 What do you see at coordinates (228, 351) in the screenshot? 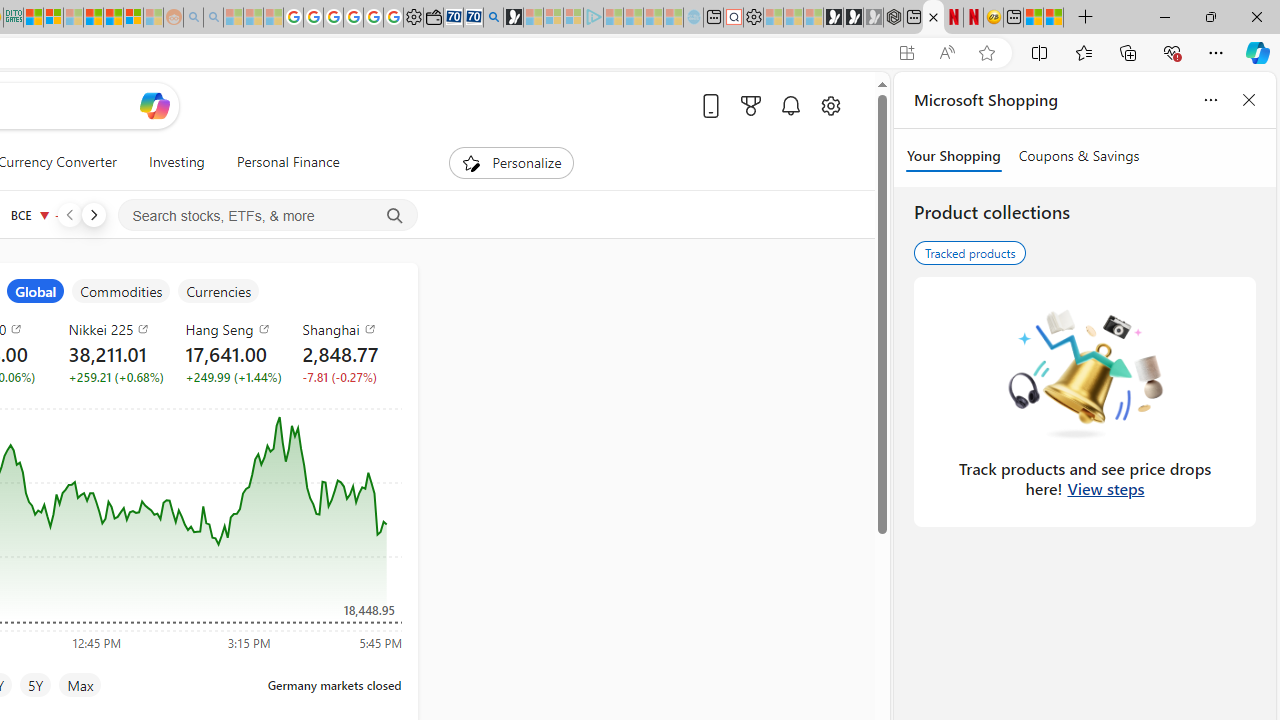
I see `'Hang Seng HSI increase 17,641.00 +249.99 +1.44%'` at bounding box center [228, 351].